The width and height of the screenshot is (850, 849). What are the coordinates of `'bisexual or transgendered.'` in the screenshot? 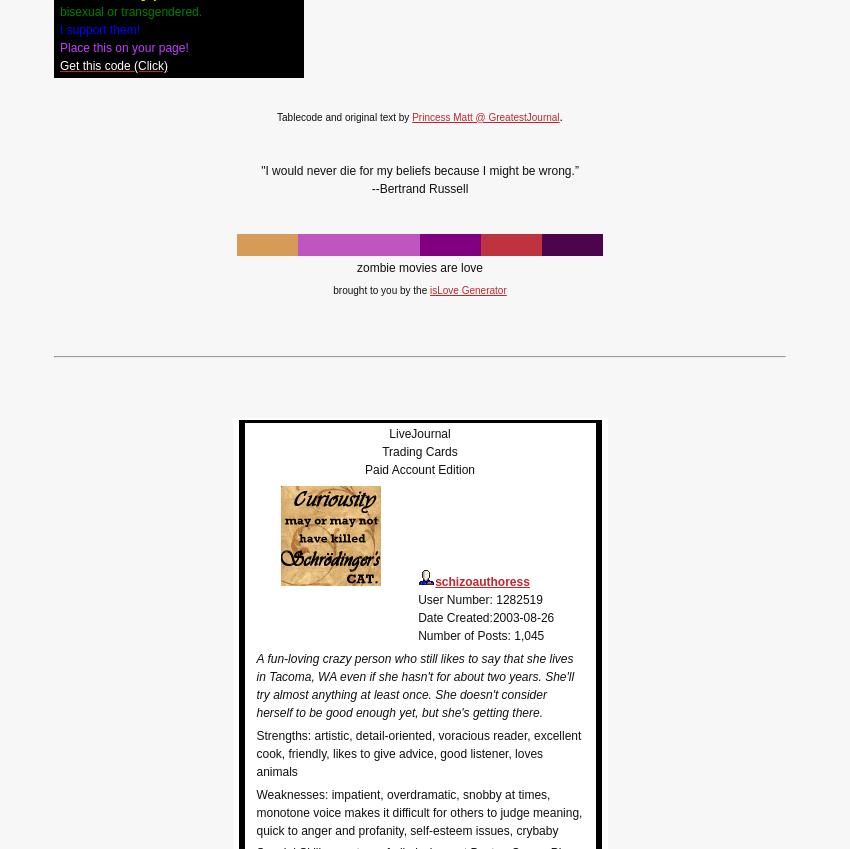 It's located at (60, 10).